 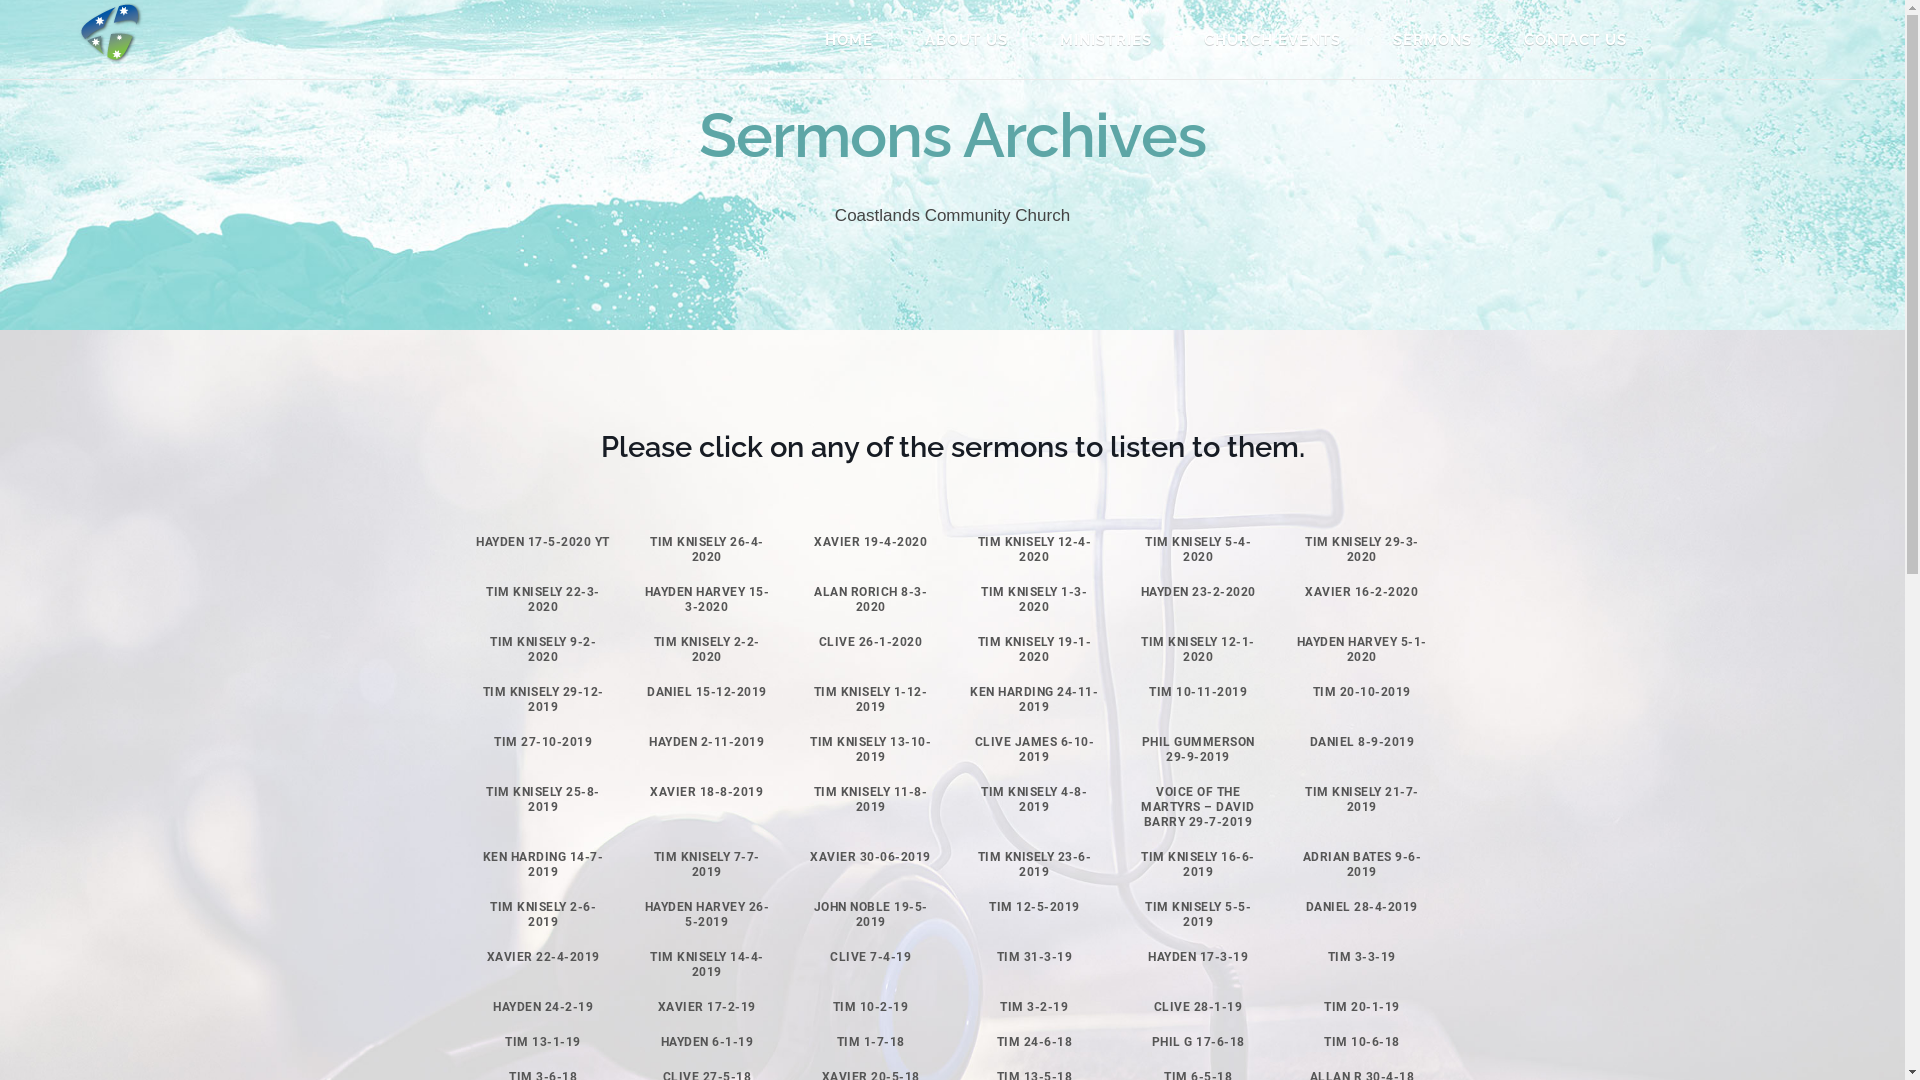 What do you see at coordinates (870, 1040) in the screenshot?
I see `'TIM 1-7-18'` at bounding box center [870, 1040].